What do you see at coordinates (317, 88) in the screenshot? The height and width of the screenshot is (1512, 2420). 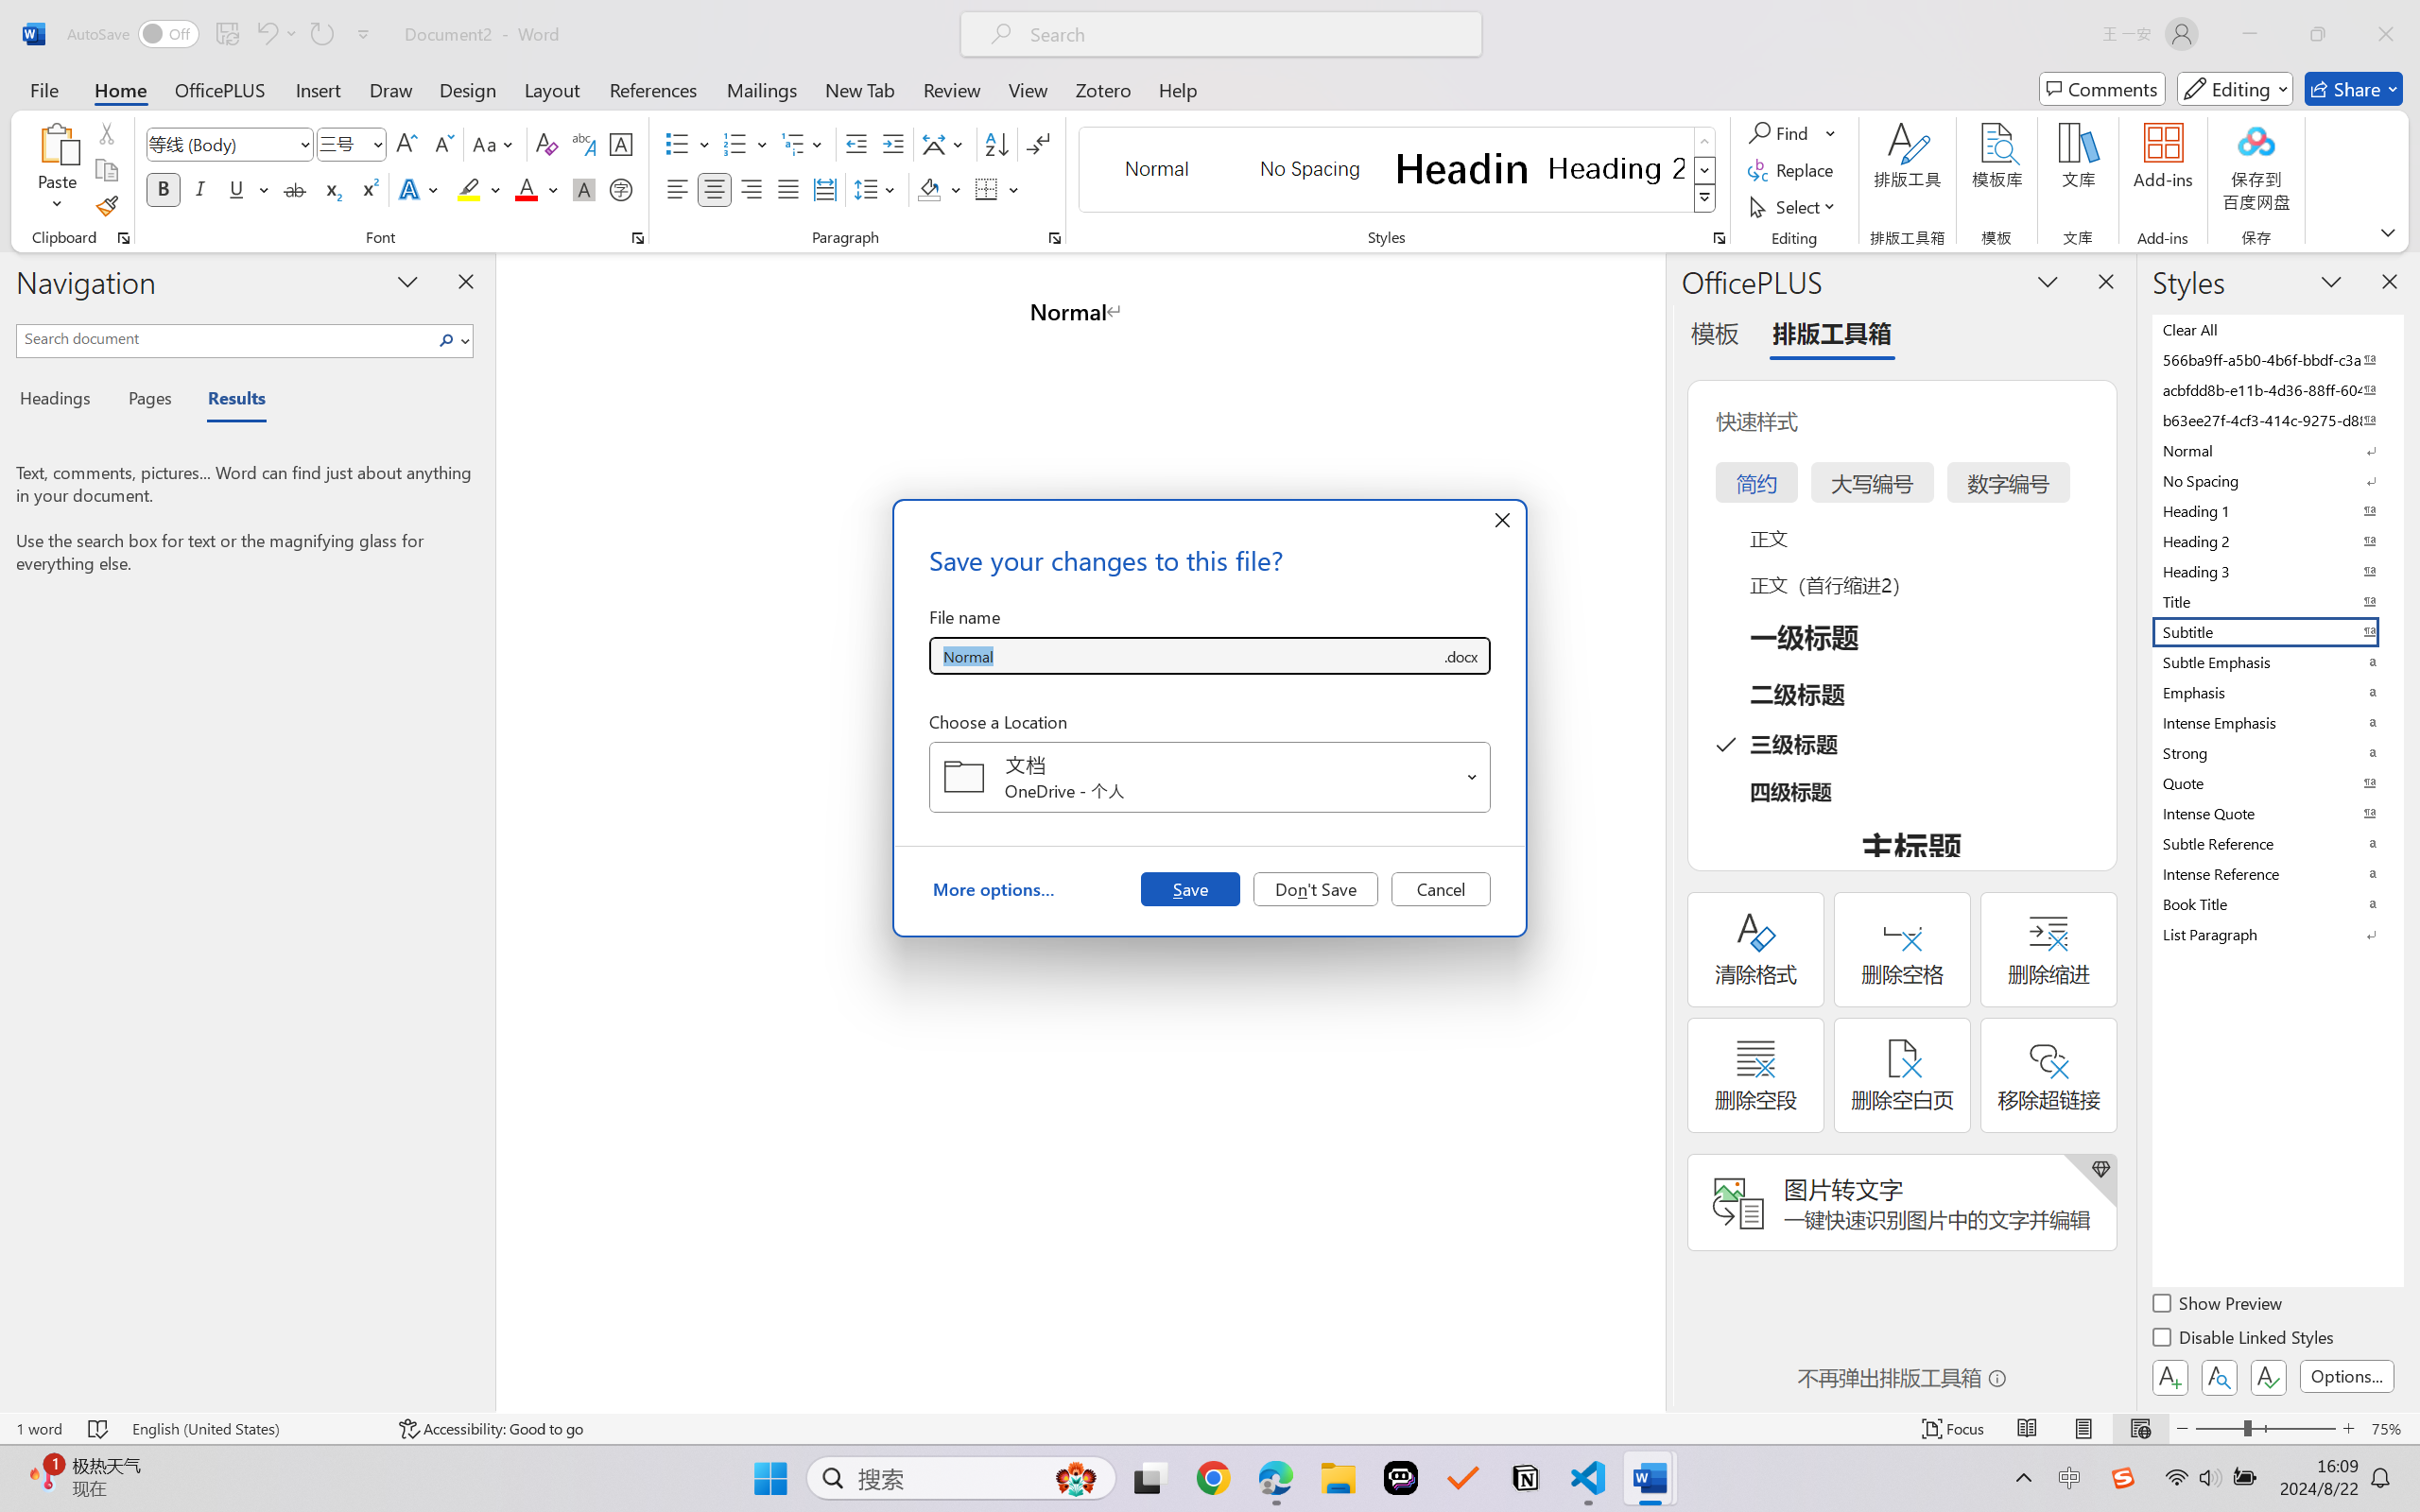 I see `'Insert'` at bounding box center [317, 88].